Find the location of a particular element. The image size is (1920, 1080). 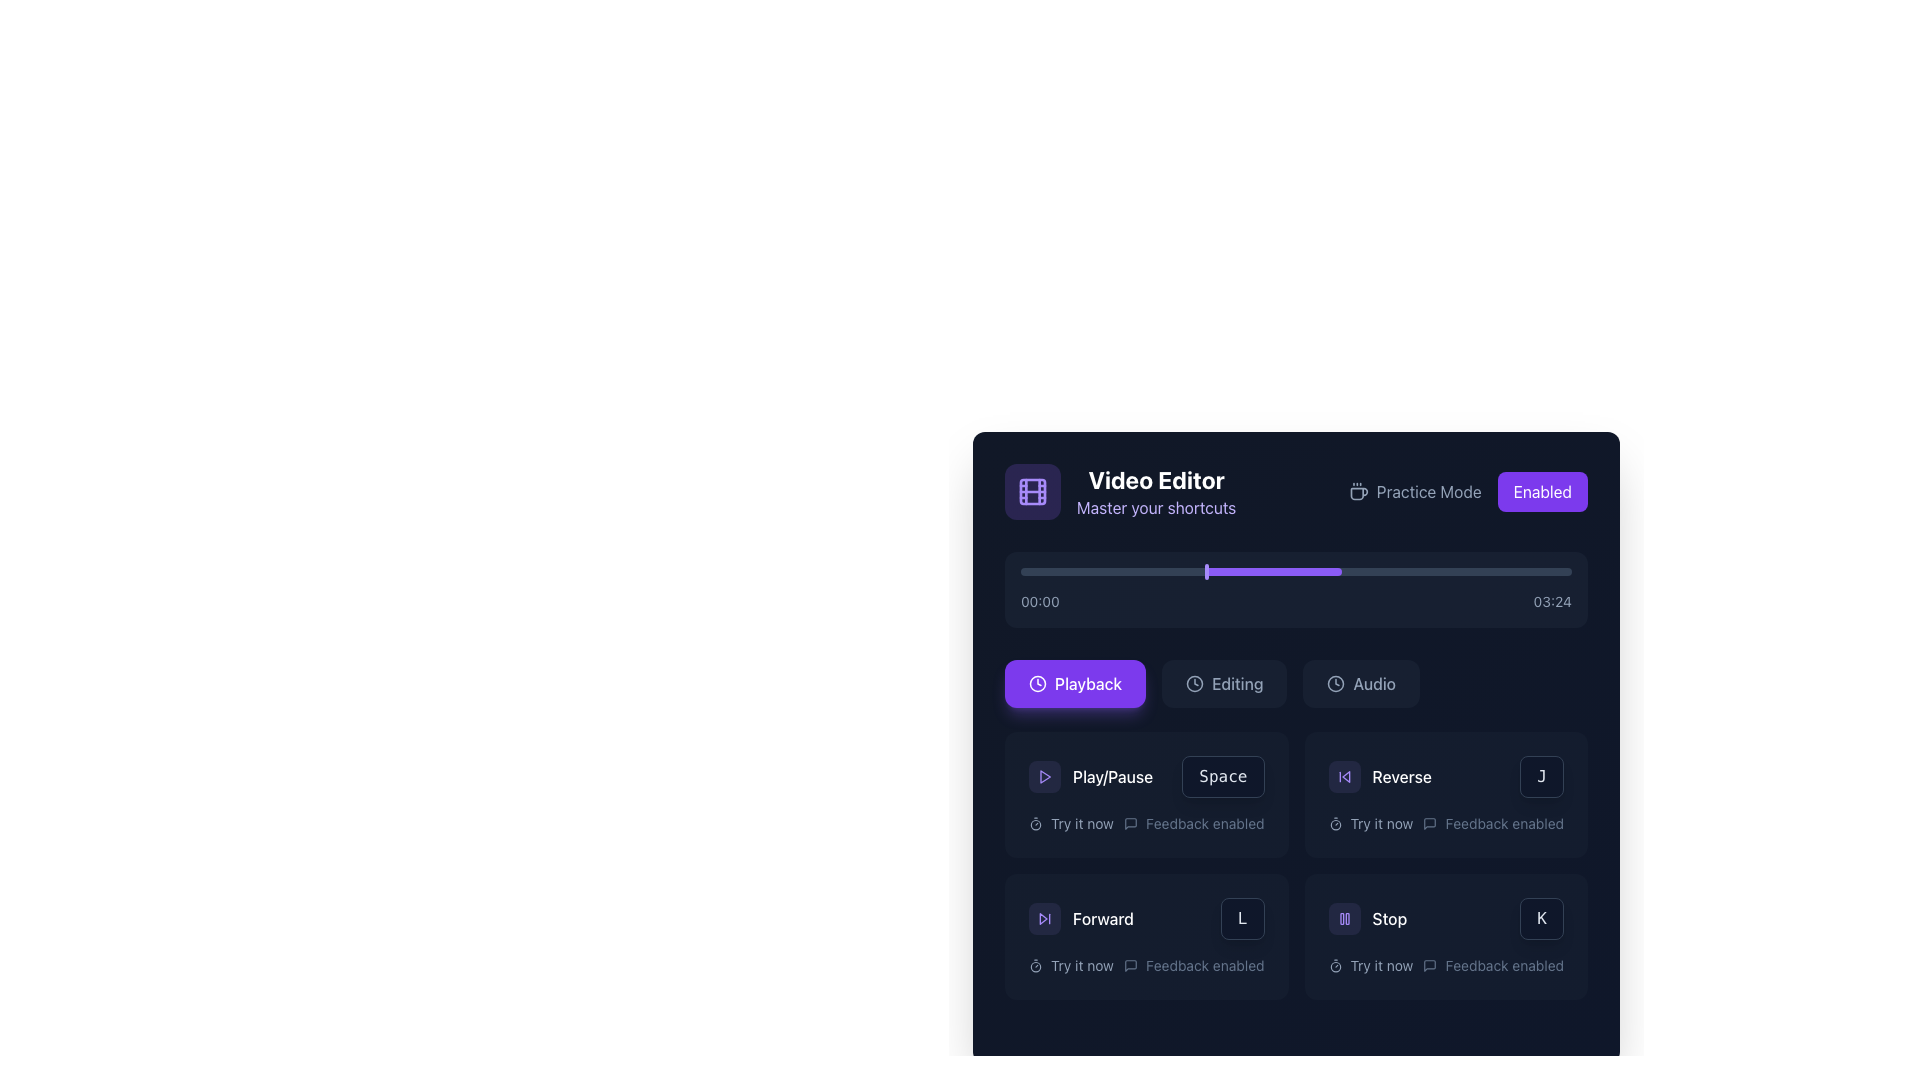

the timing or stopwatch icon located to the left of the 'Try it now' label, which is positioned in the lower section of the interface, aligned horizontally with it is located at coordinates (1036, 964).